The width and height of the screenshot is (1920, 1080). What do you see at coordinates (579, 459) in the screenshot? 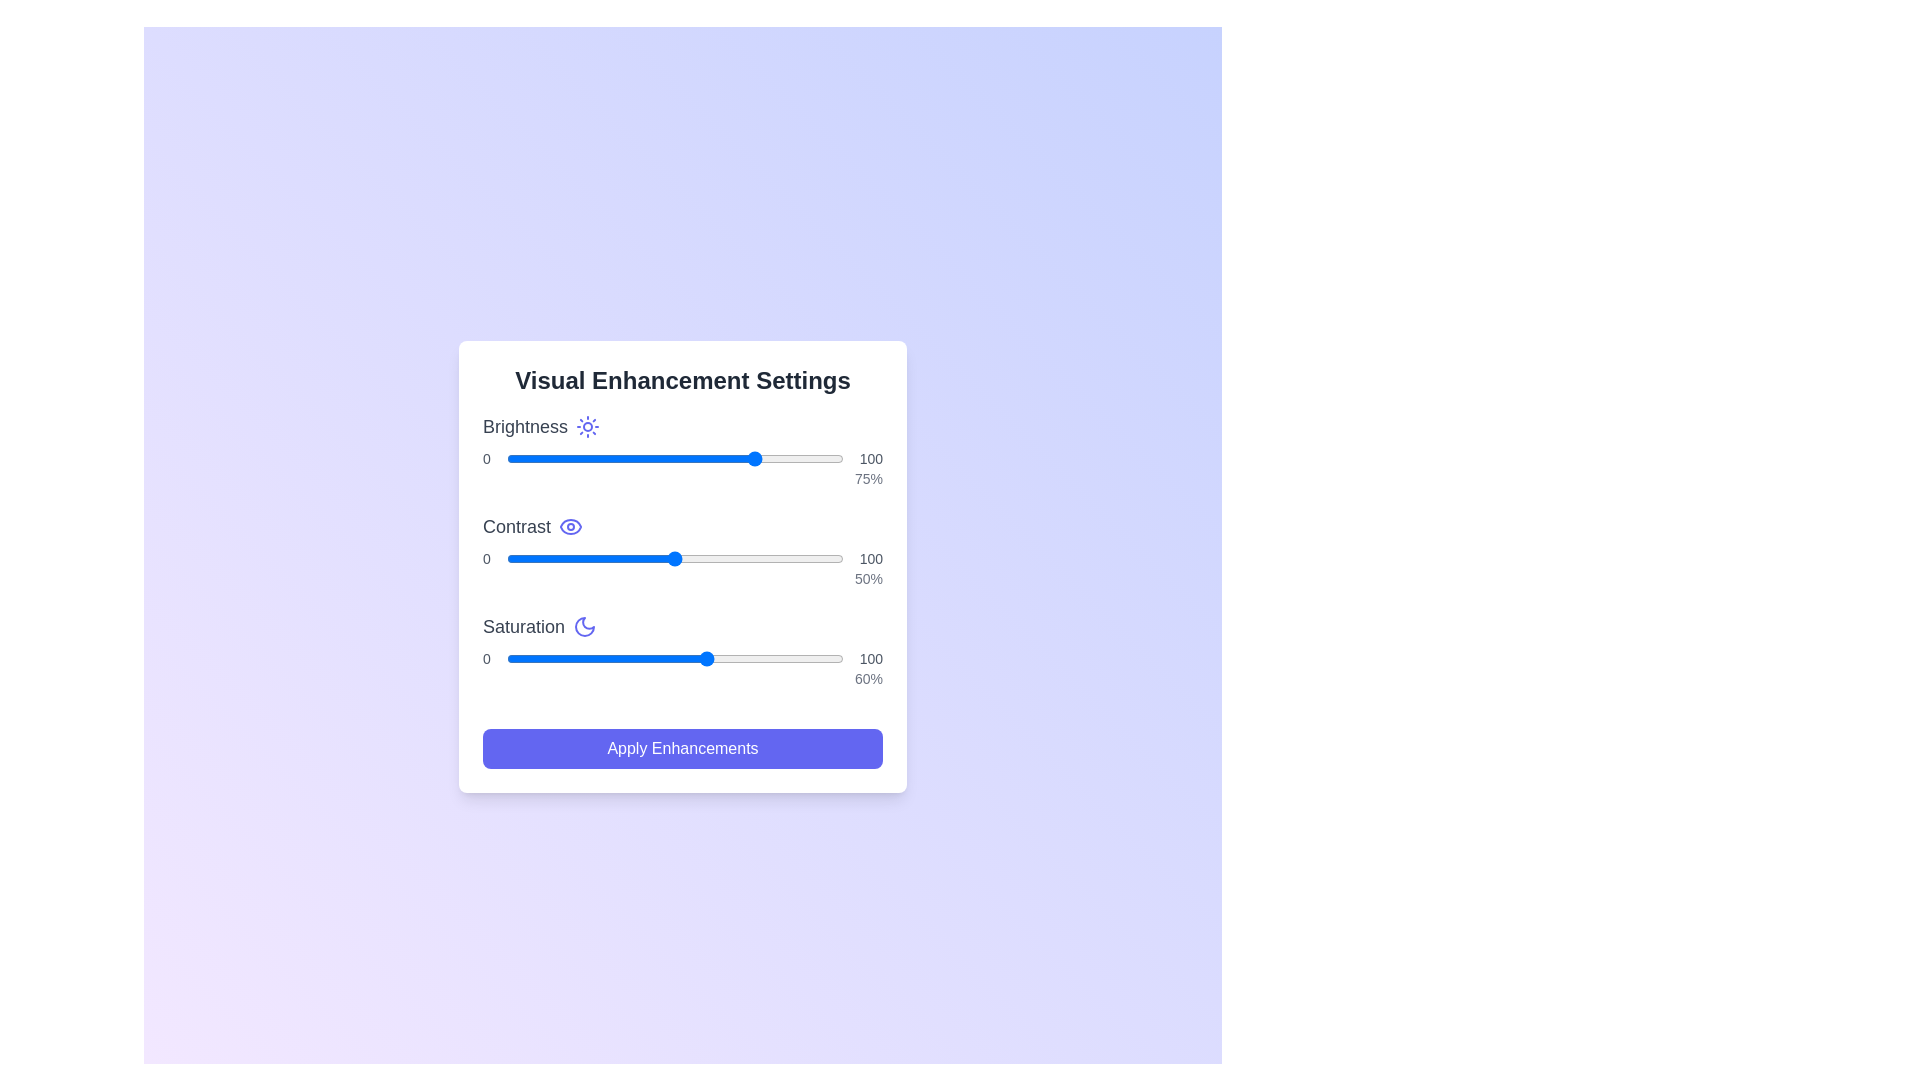
I see `the brightness slider to set the brightness level to 22` at bounding box center [579, 459].